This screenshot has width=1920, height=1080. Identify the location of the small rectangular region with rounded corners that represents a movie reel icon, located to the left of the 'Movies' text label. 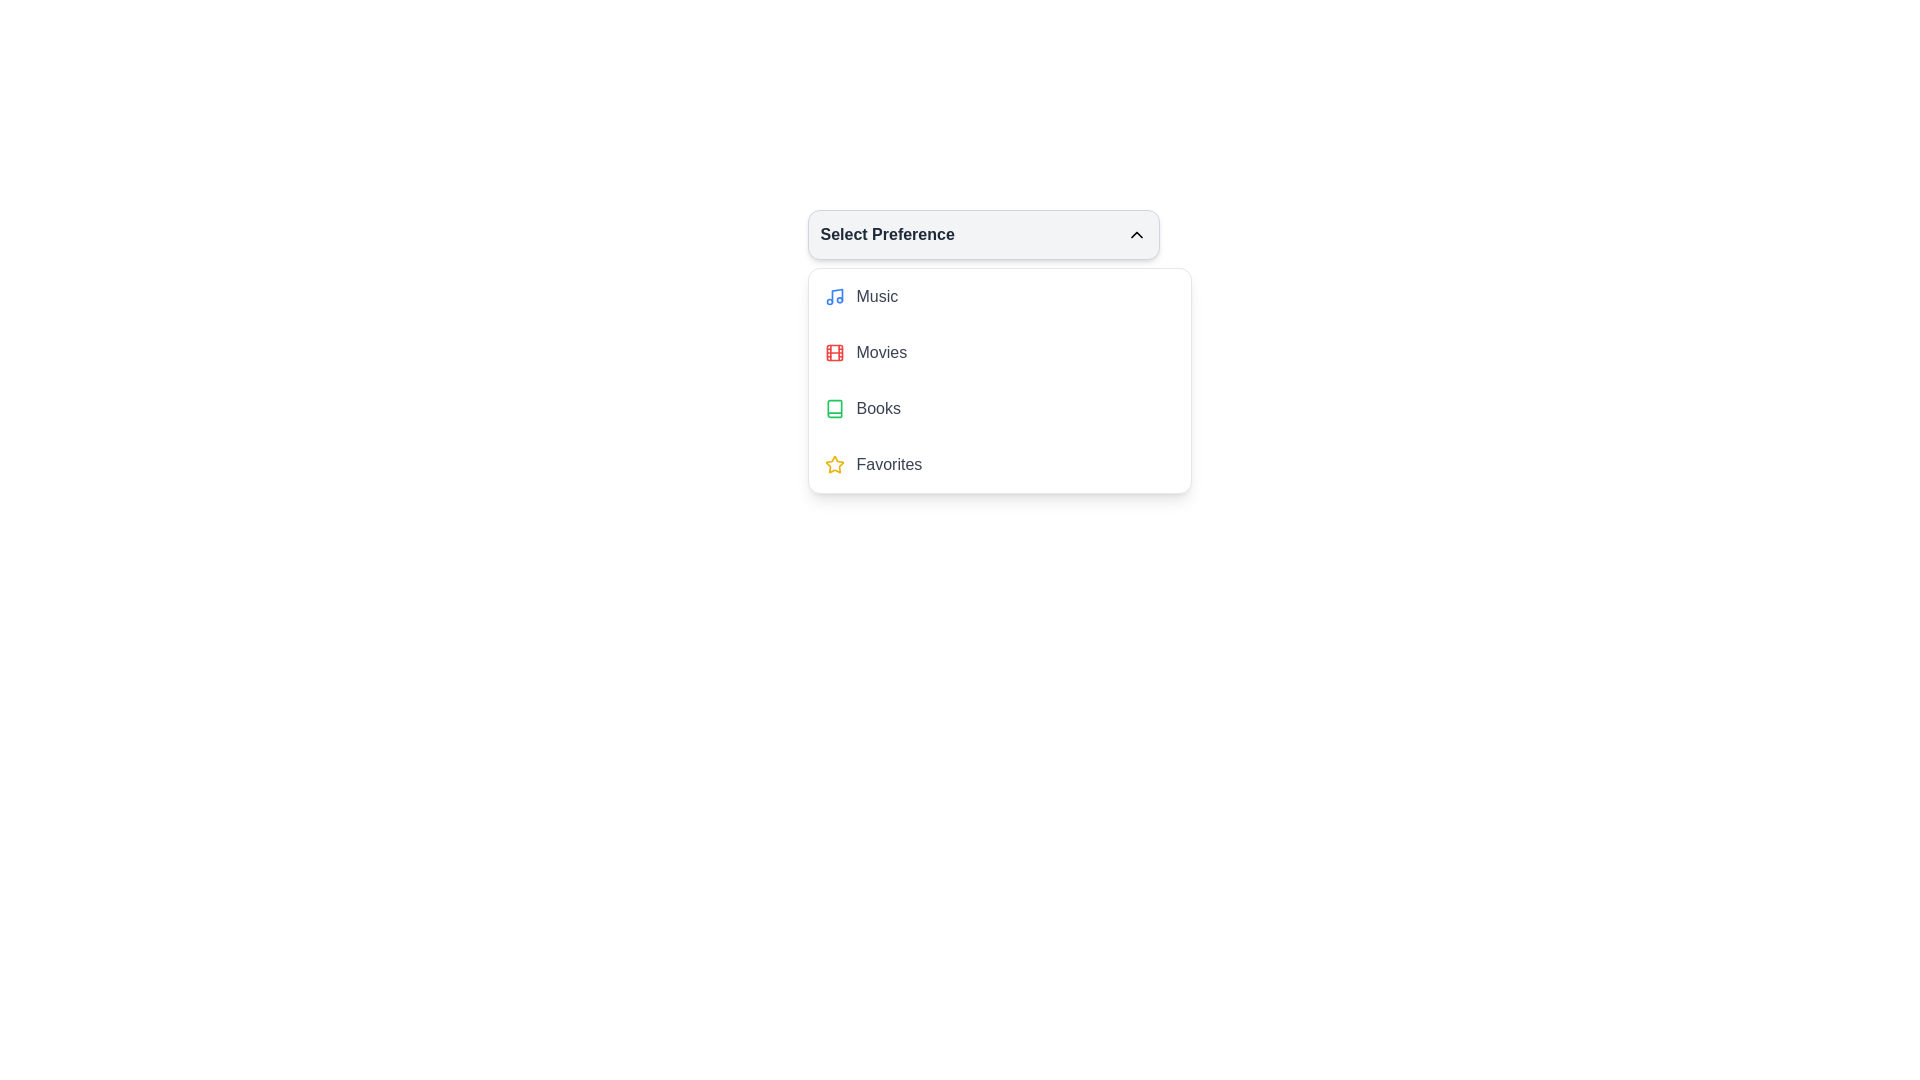
(834, 352).